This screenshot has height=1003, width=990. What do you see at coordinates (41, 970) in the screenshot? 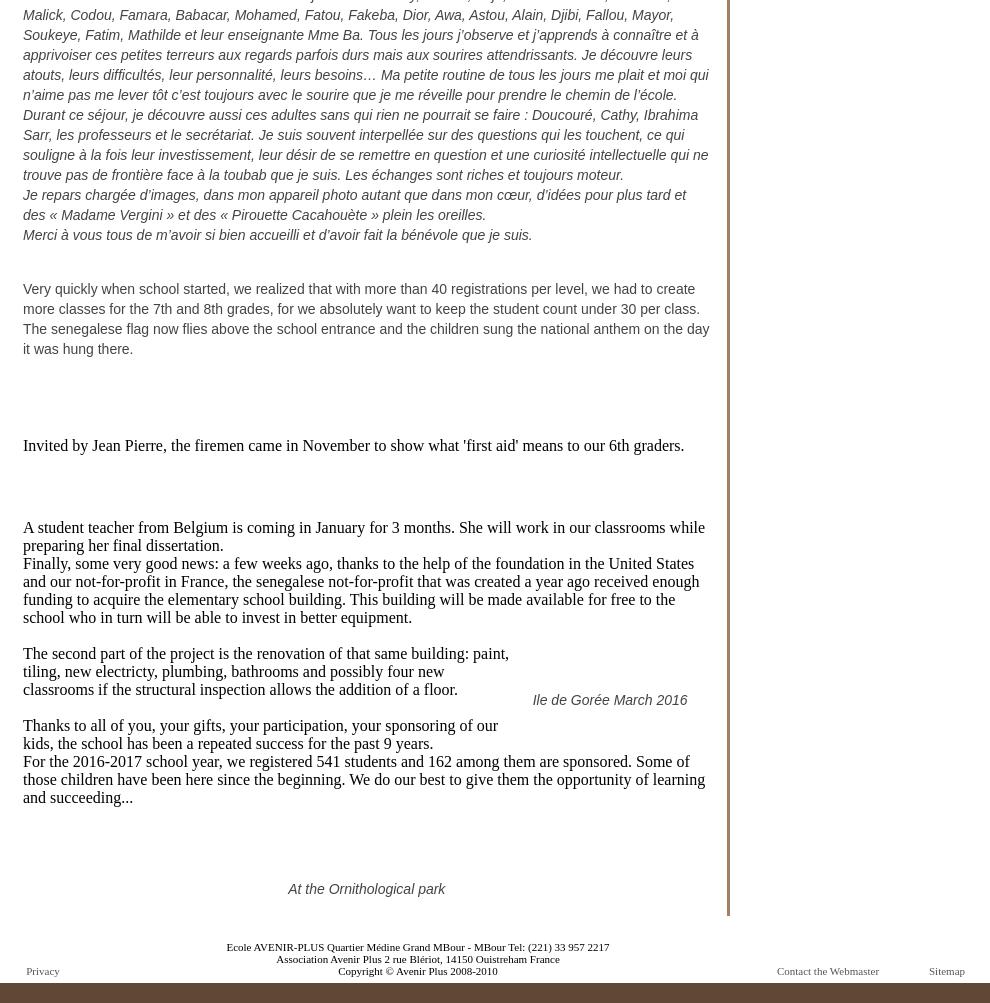
I see `'Privacy'` at bounding box center [41, 970].